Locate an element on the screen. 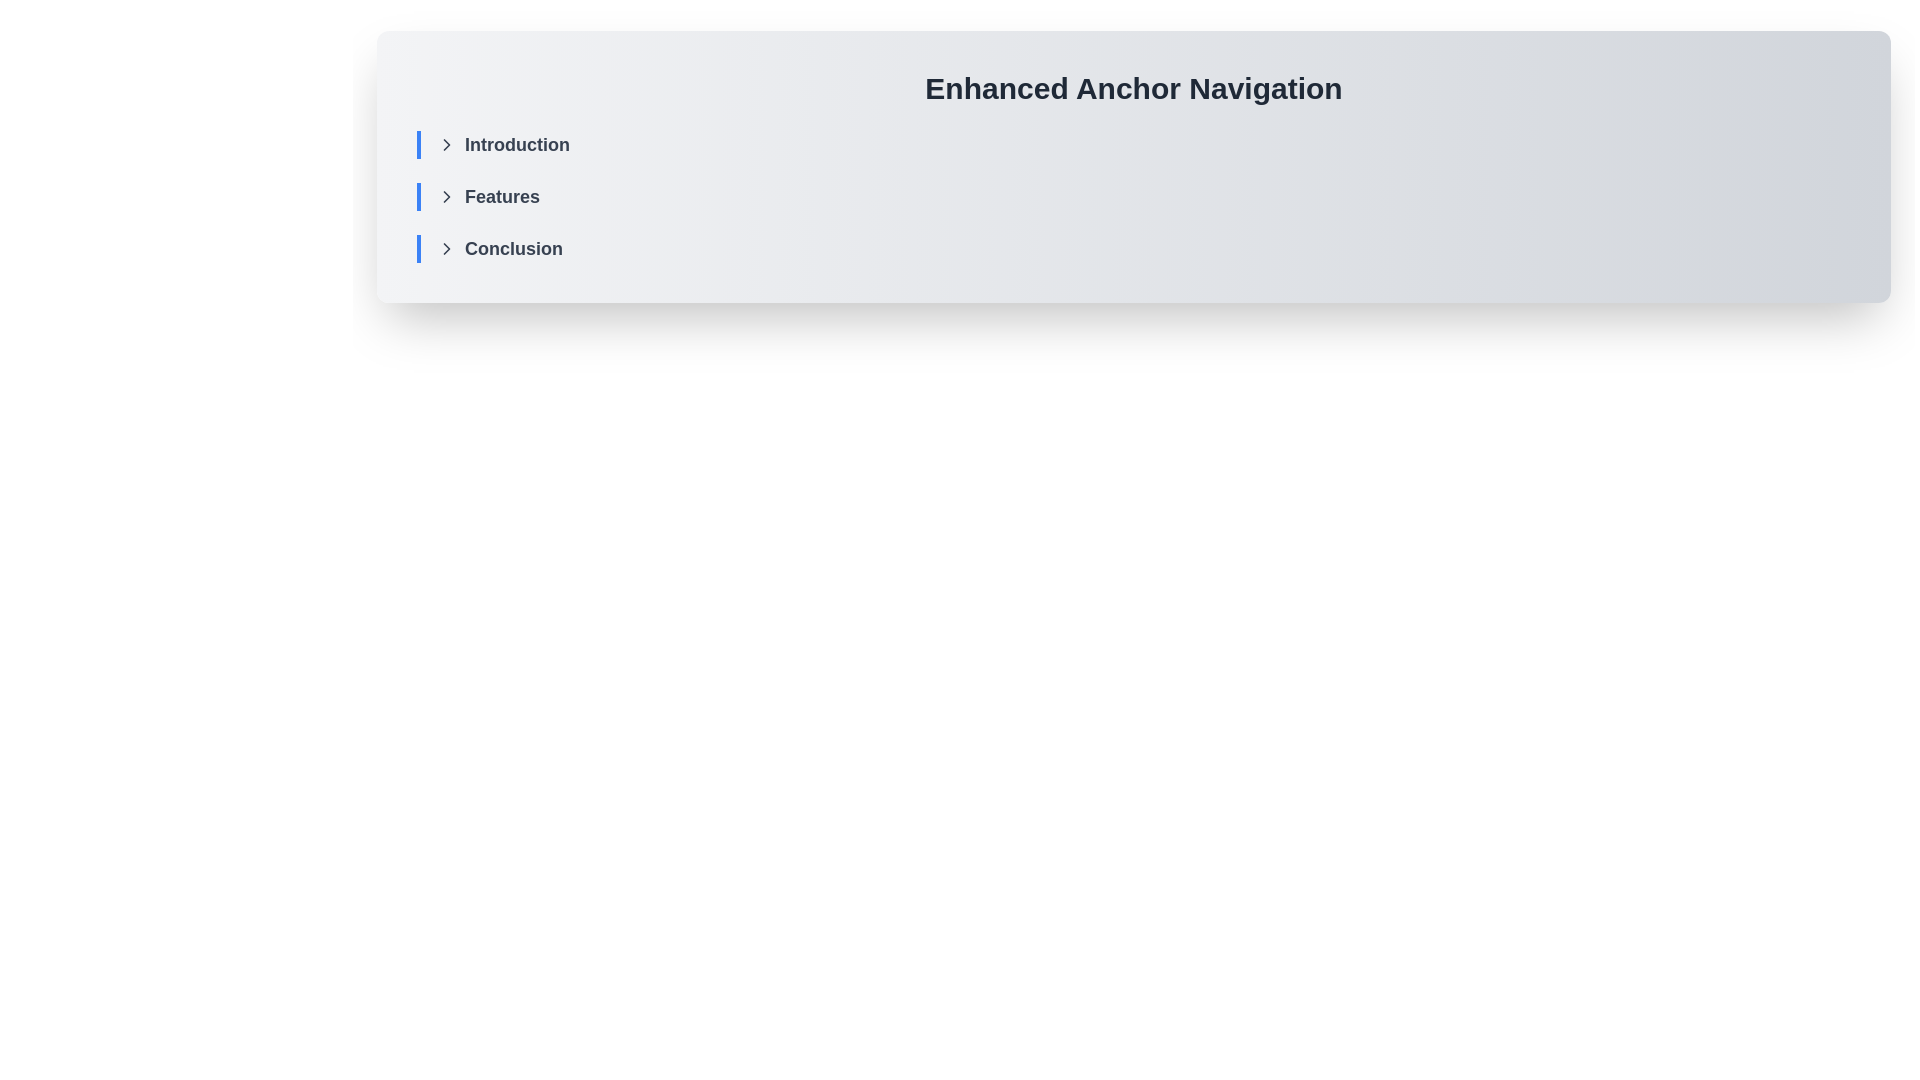 This screenshot has height=1080, width=1920. the navigation icon adjacent to the 'Features' label is located at coordinates (445, 196).